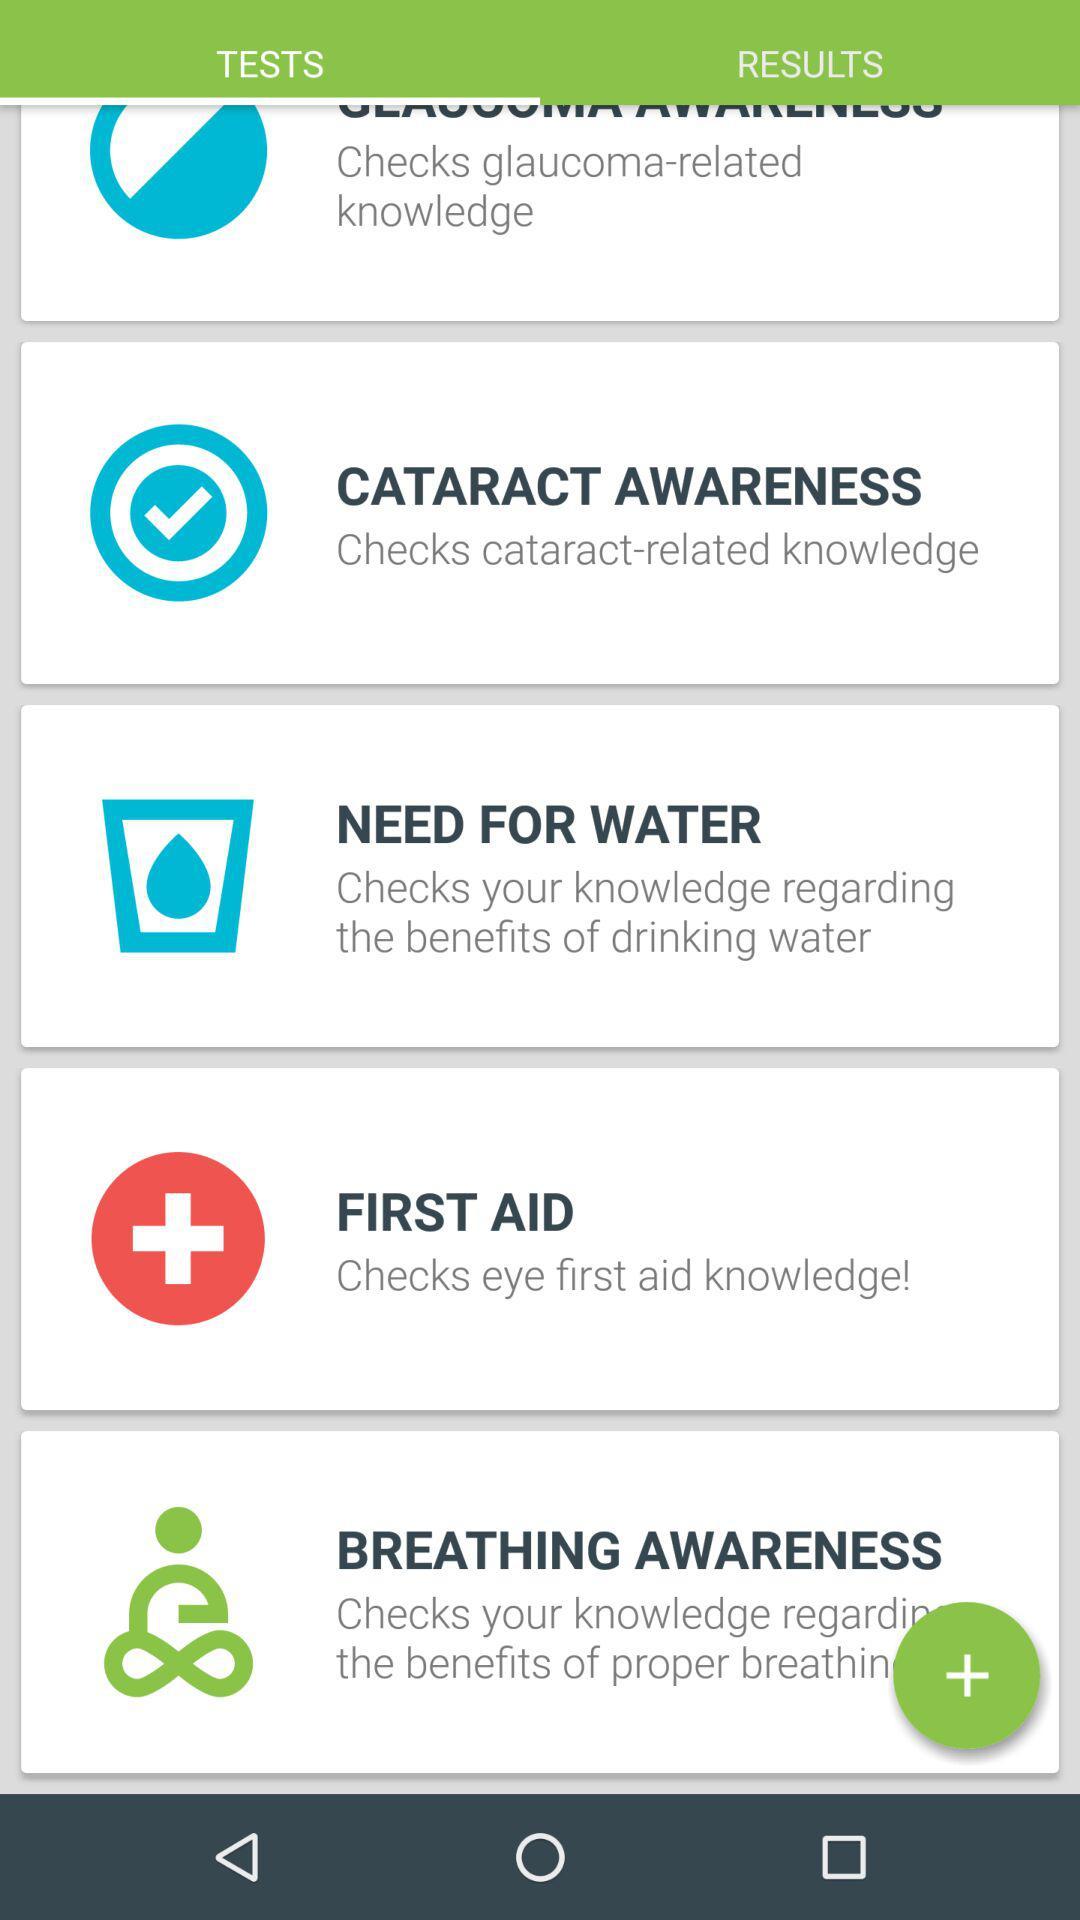  Describe the element at coordinates (270, 52) in the screenshot. I see `the item to the left of results item` at that location.